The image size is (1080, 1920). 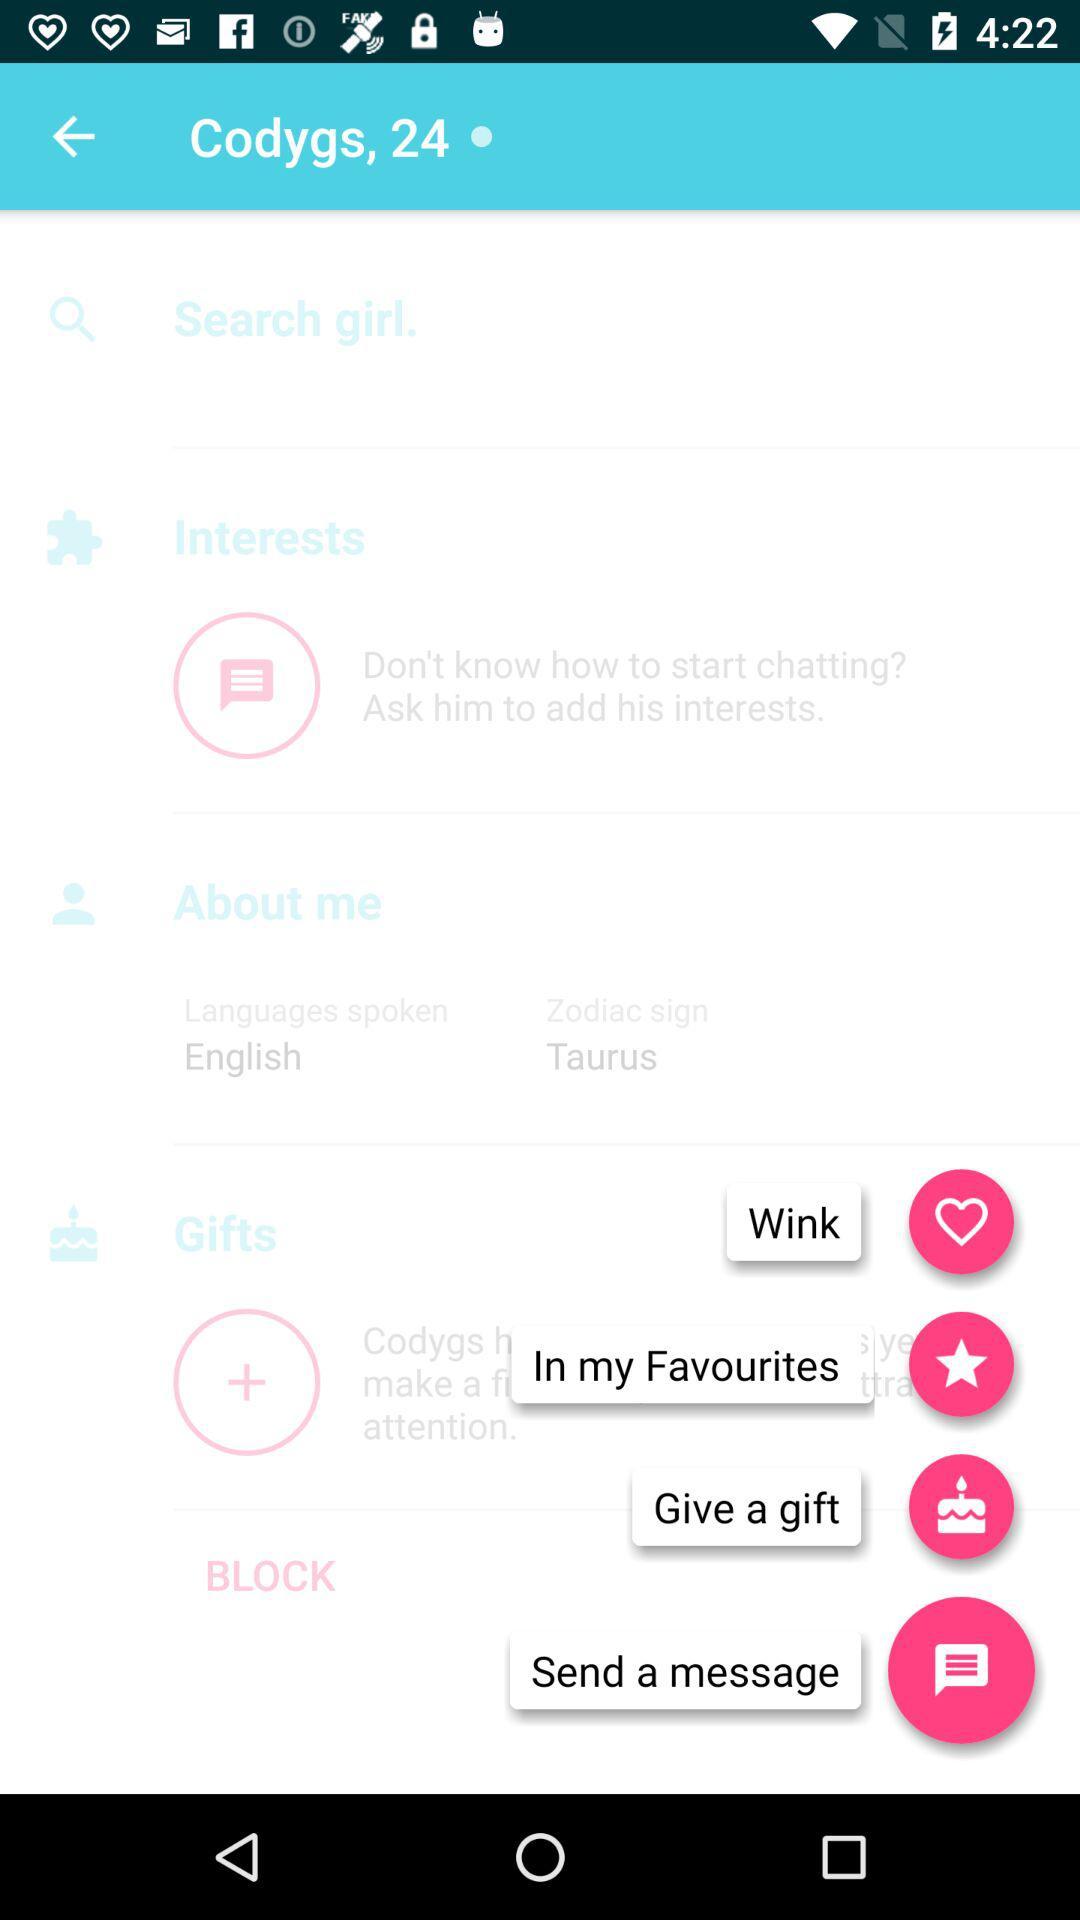 What do you see at coordinates (684, 1670) in the screenshot?
I see `the send a message item` at bounding box center [684, 1670].